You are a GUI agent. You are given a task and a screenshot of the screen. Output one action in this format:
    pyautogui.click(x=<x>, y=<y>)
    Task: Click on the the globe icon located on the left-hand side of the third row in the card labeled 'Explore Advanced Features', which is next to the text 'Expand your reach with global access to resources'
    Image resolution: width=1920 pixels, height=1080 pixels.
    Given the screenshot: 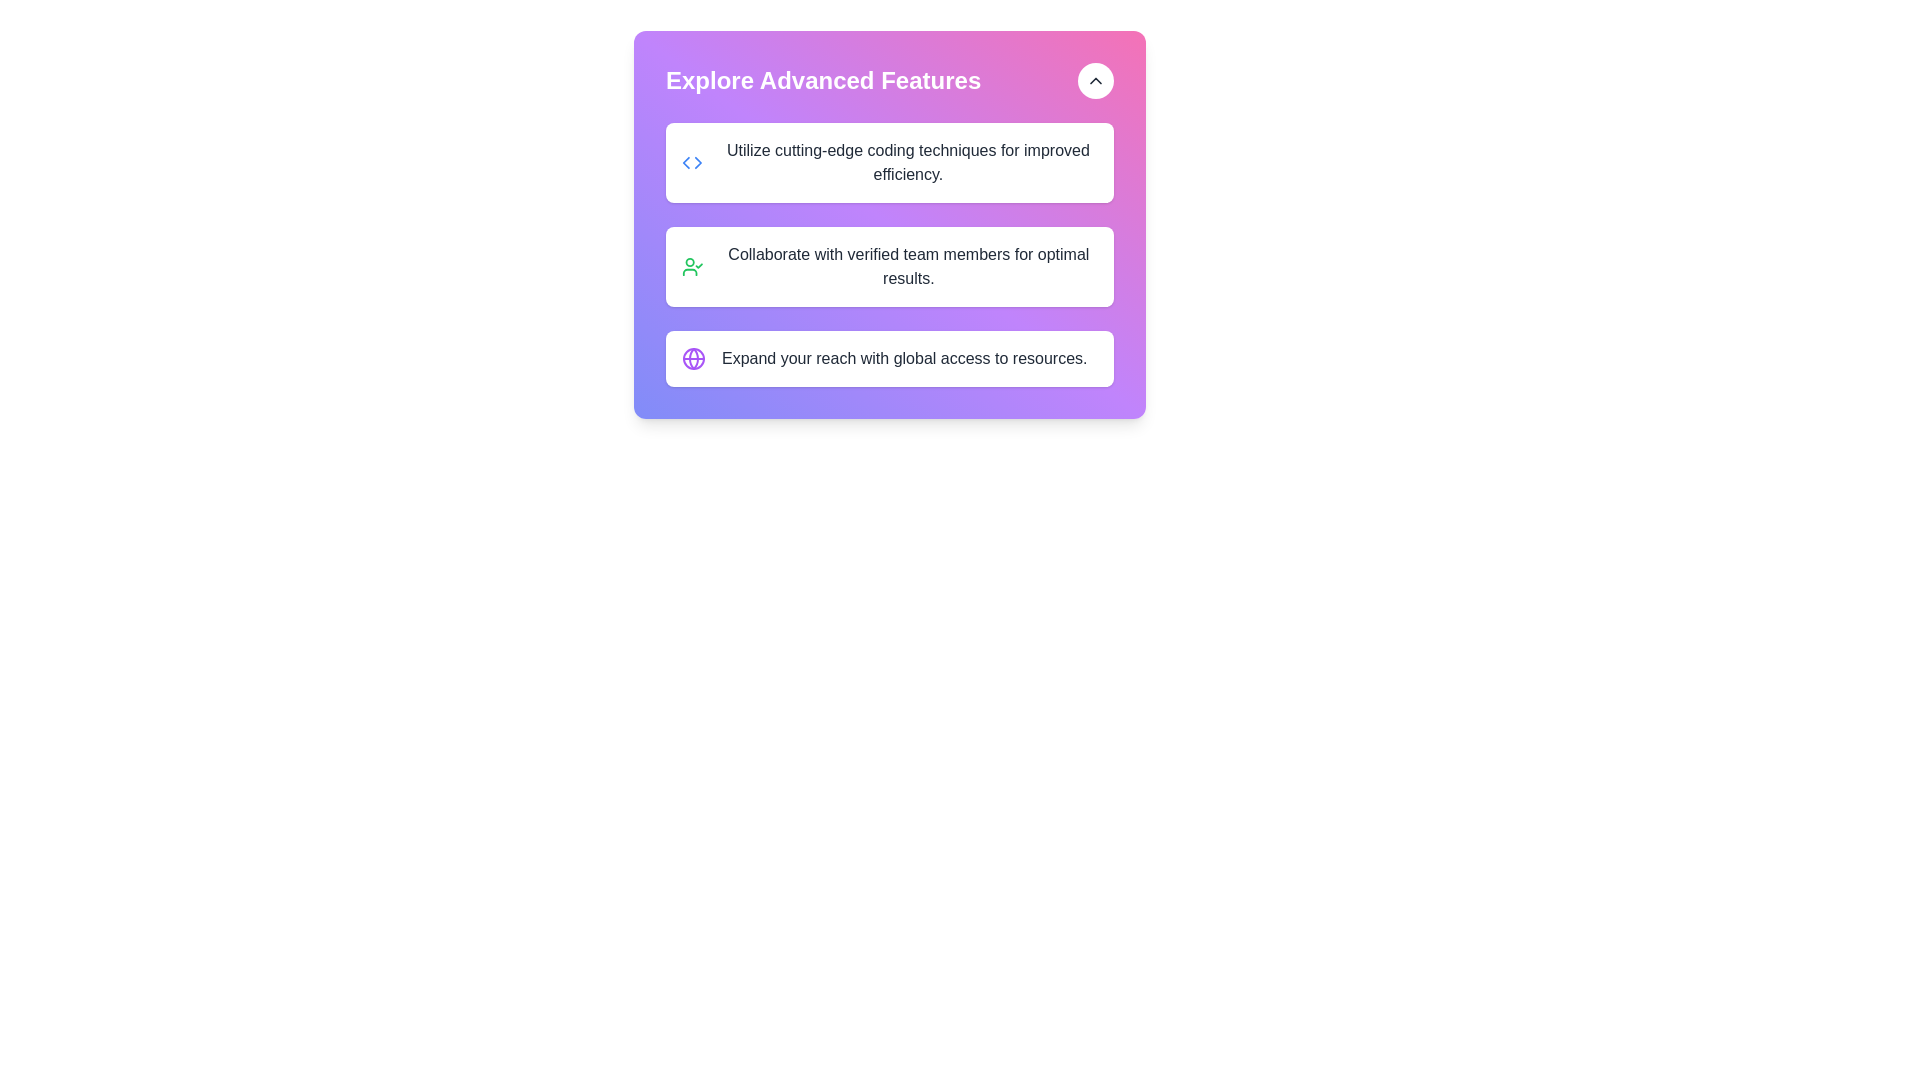 What is the action you would take?
    pyautogui.click(x=694, y=357)
    